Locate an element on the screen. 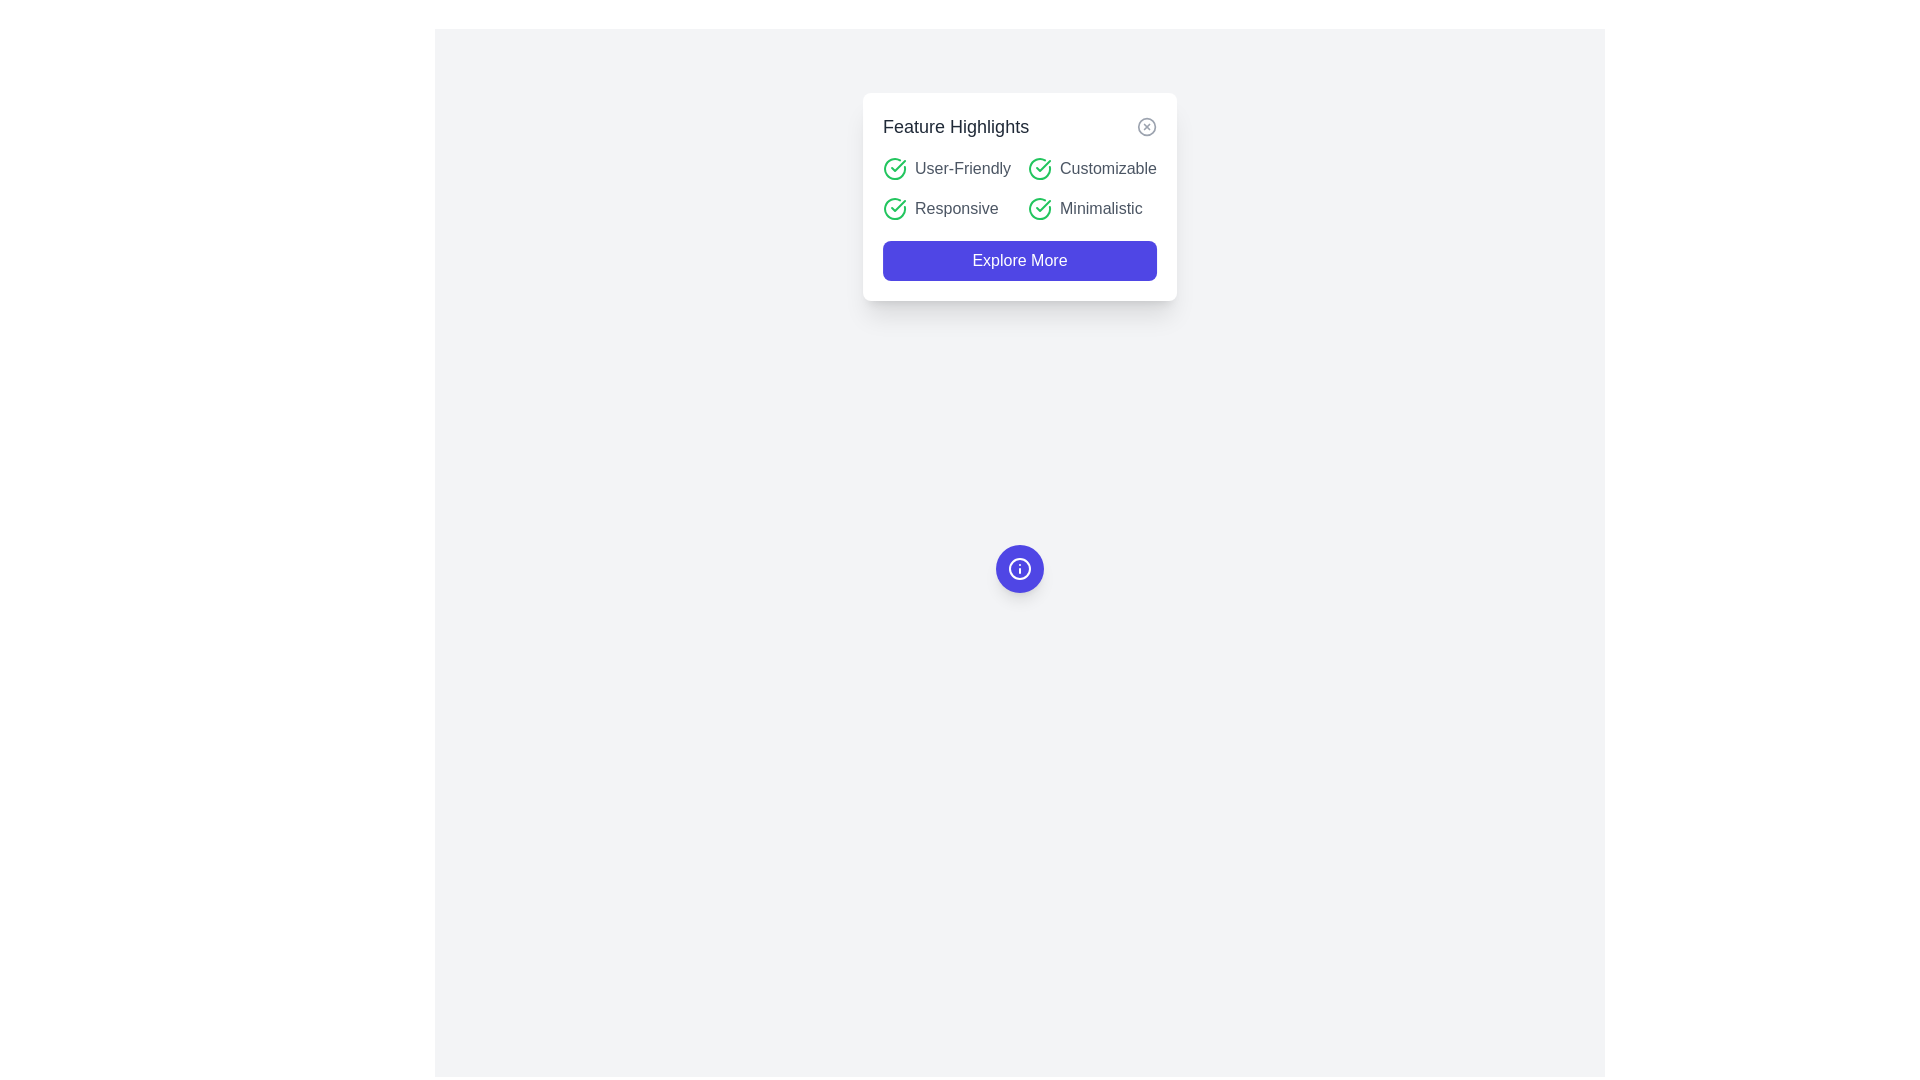 The height and width of the screenshot is (1080, 1920). the 'Explore More' button with a vivid indigo background is located at coordinates (1019, 260).